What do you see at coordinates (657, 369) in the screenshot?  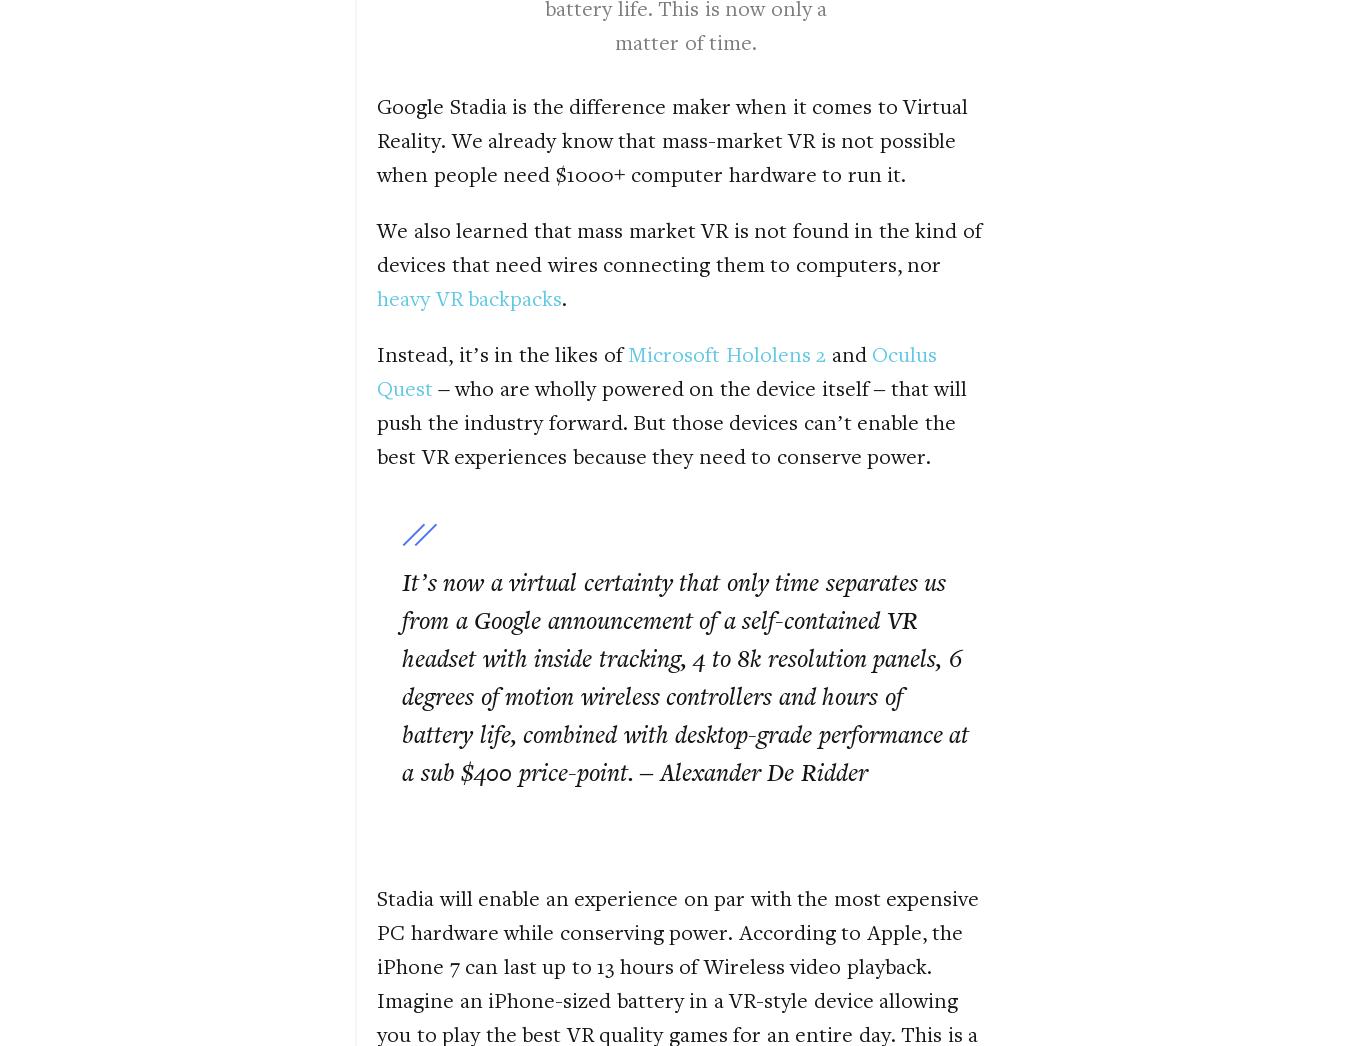 I see `'Oculus Quest'` at bounding box center [657, 369].